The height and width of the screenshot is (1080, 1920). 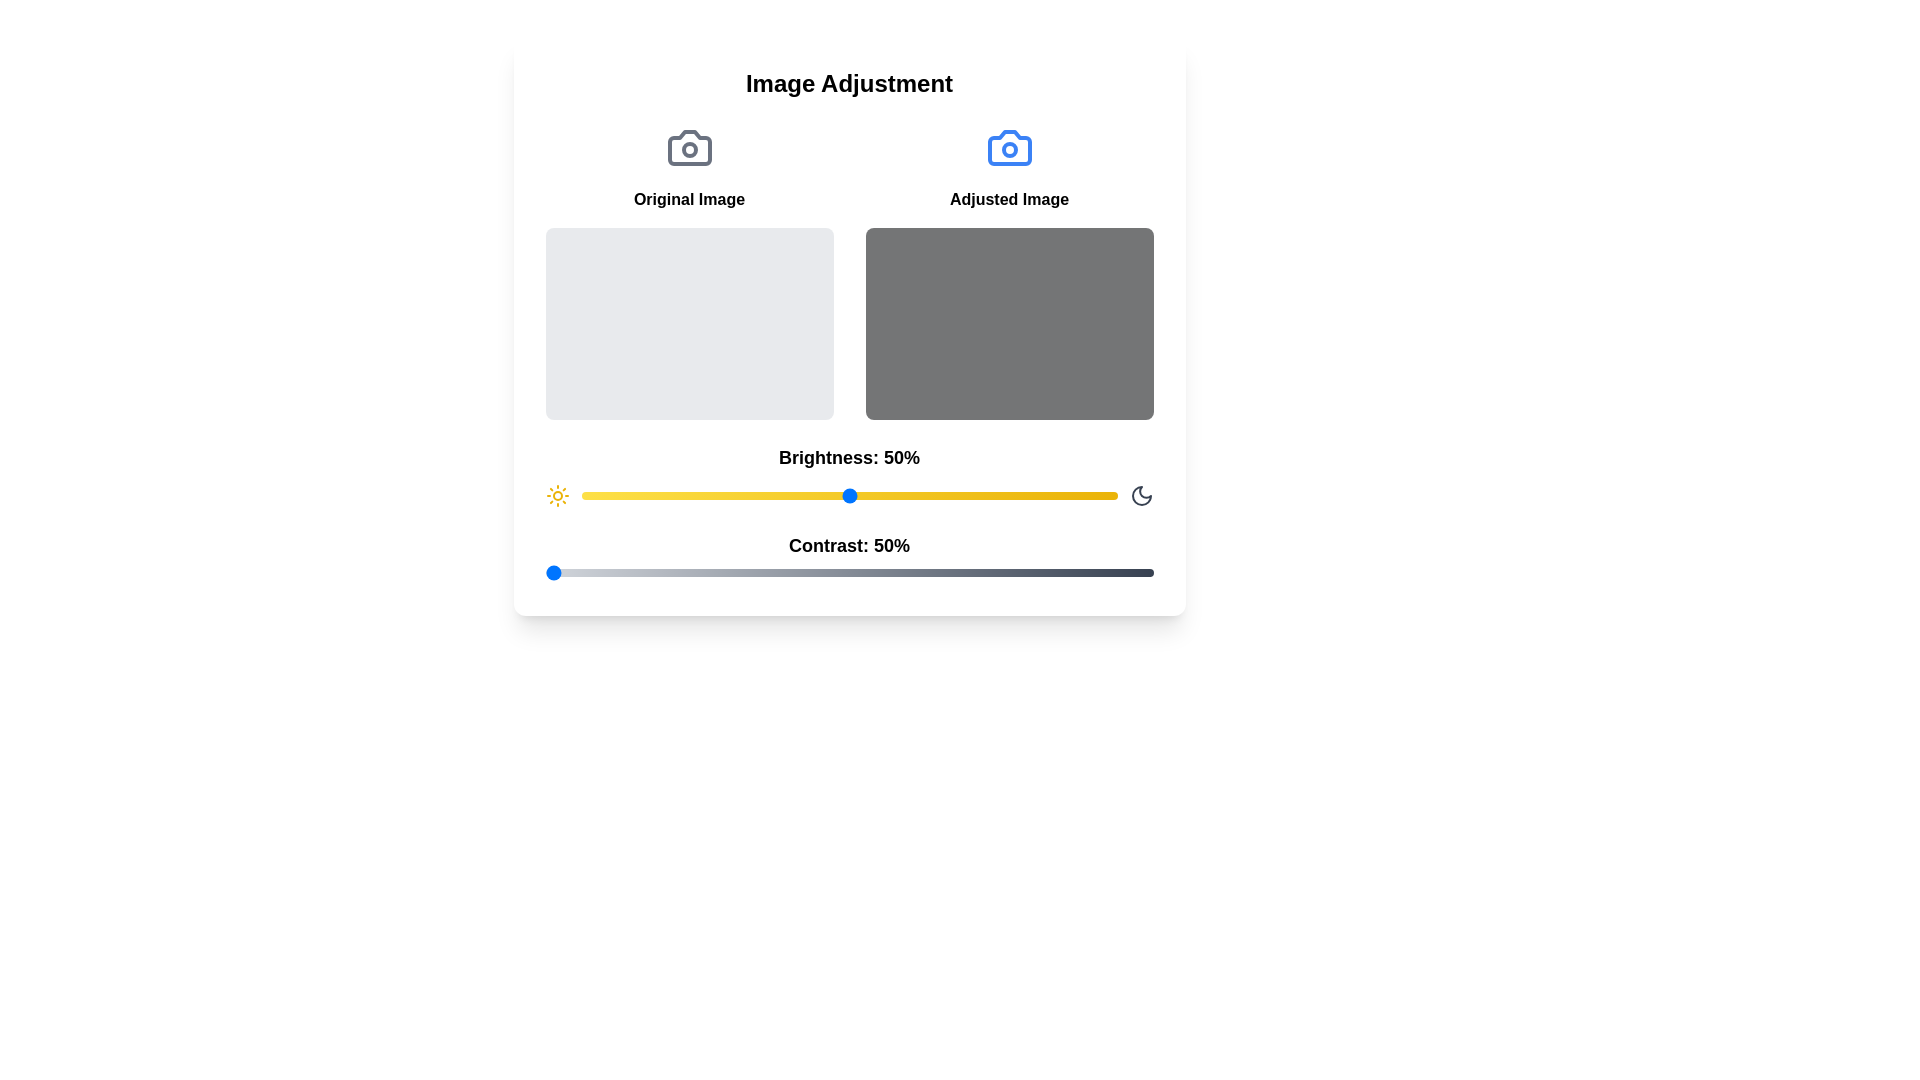 What do you see at coordinates (849, 83) in the screenshot?
I see `bold header text labeled 'Image Adjustment' which is prominently displayed at the top of the interface within a white background` at bounding box center [849, 83].